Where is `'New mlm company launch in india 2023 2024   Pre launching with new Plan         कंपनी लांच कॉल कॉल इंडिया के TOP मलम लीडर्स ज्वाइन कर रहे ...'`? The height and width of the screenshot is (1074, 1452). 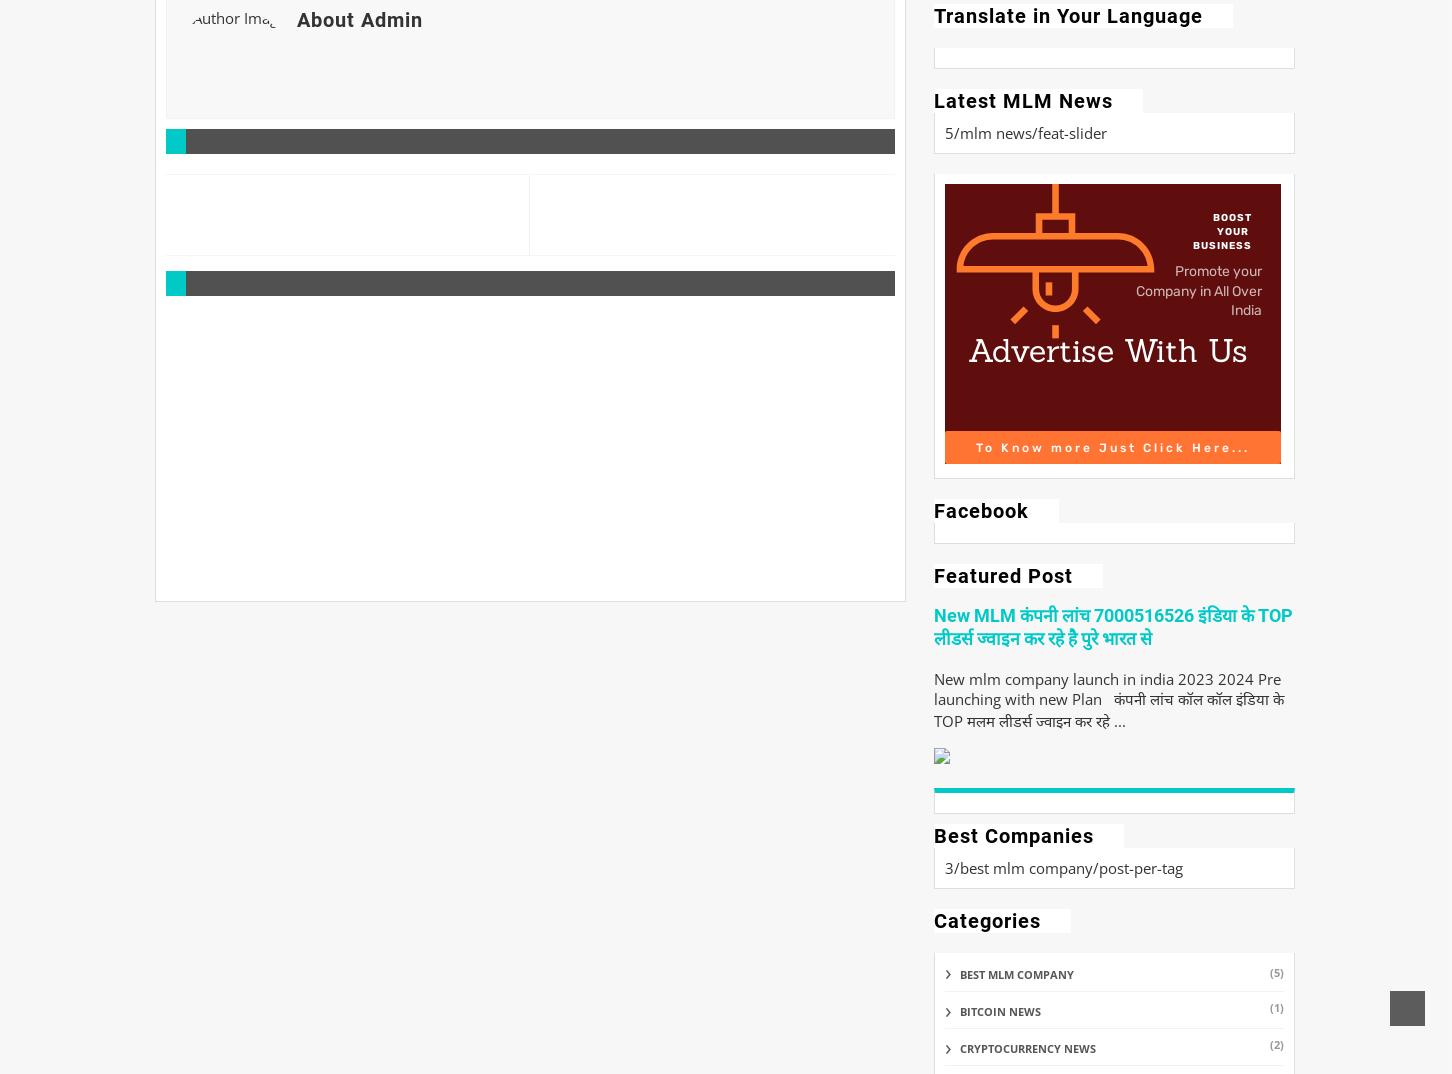
'New mlm company launch in india 2023 2024   Pre launching with new Plan         कंपनी लांच कॉल कॉल इंडिया के TOP मलम लीडर्स ज्वाइन कर रहे ...' is located at coordinates (933, 700).